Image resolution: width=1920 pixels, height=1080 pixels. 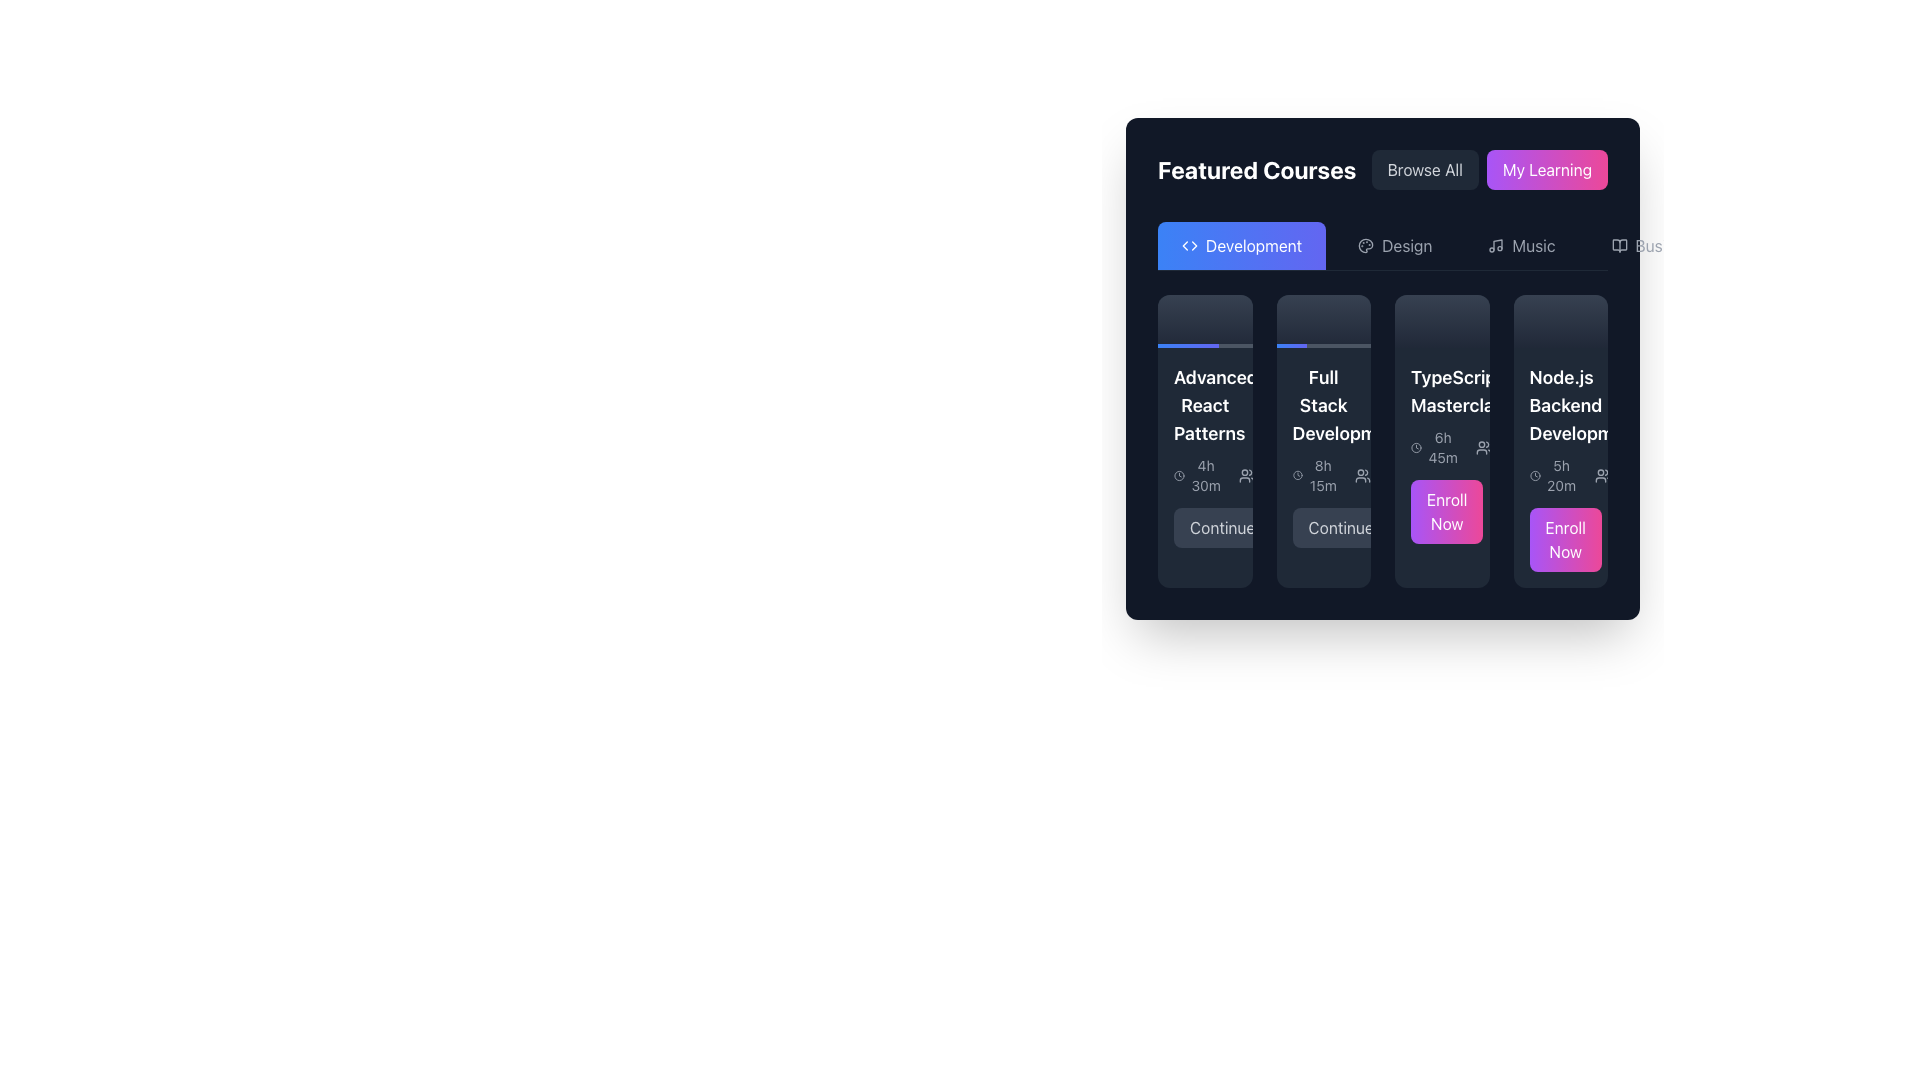 I want to click on the palette icon in the 'Design' tab of the central navigation bar, which is to the right of the 'Development' tab, so click(x=1365, y=245).